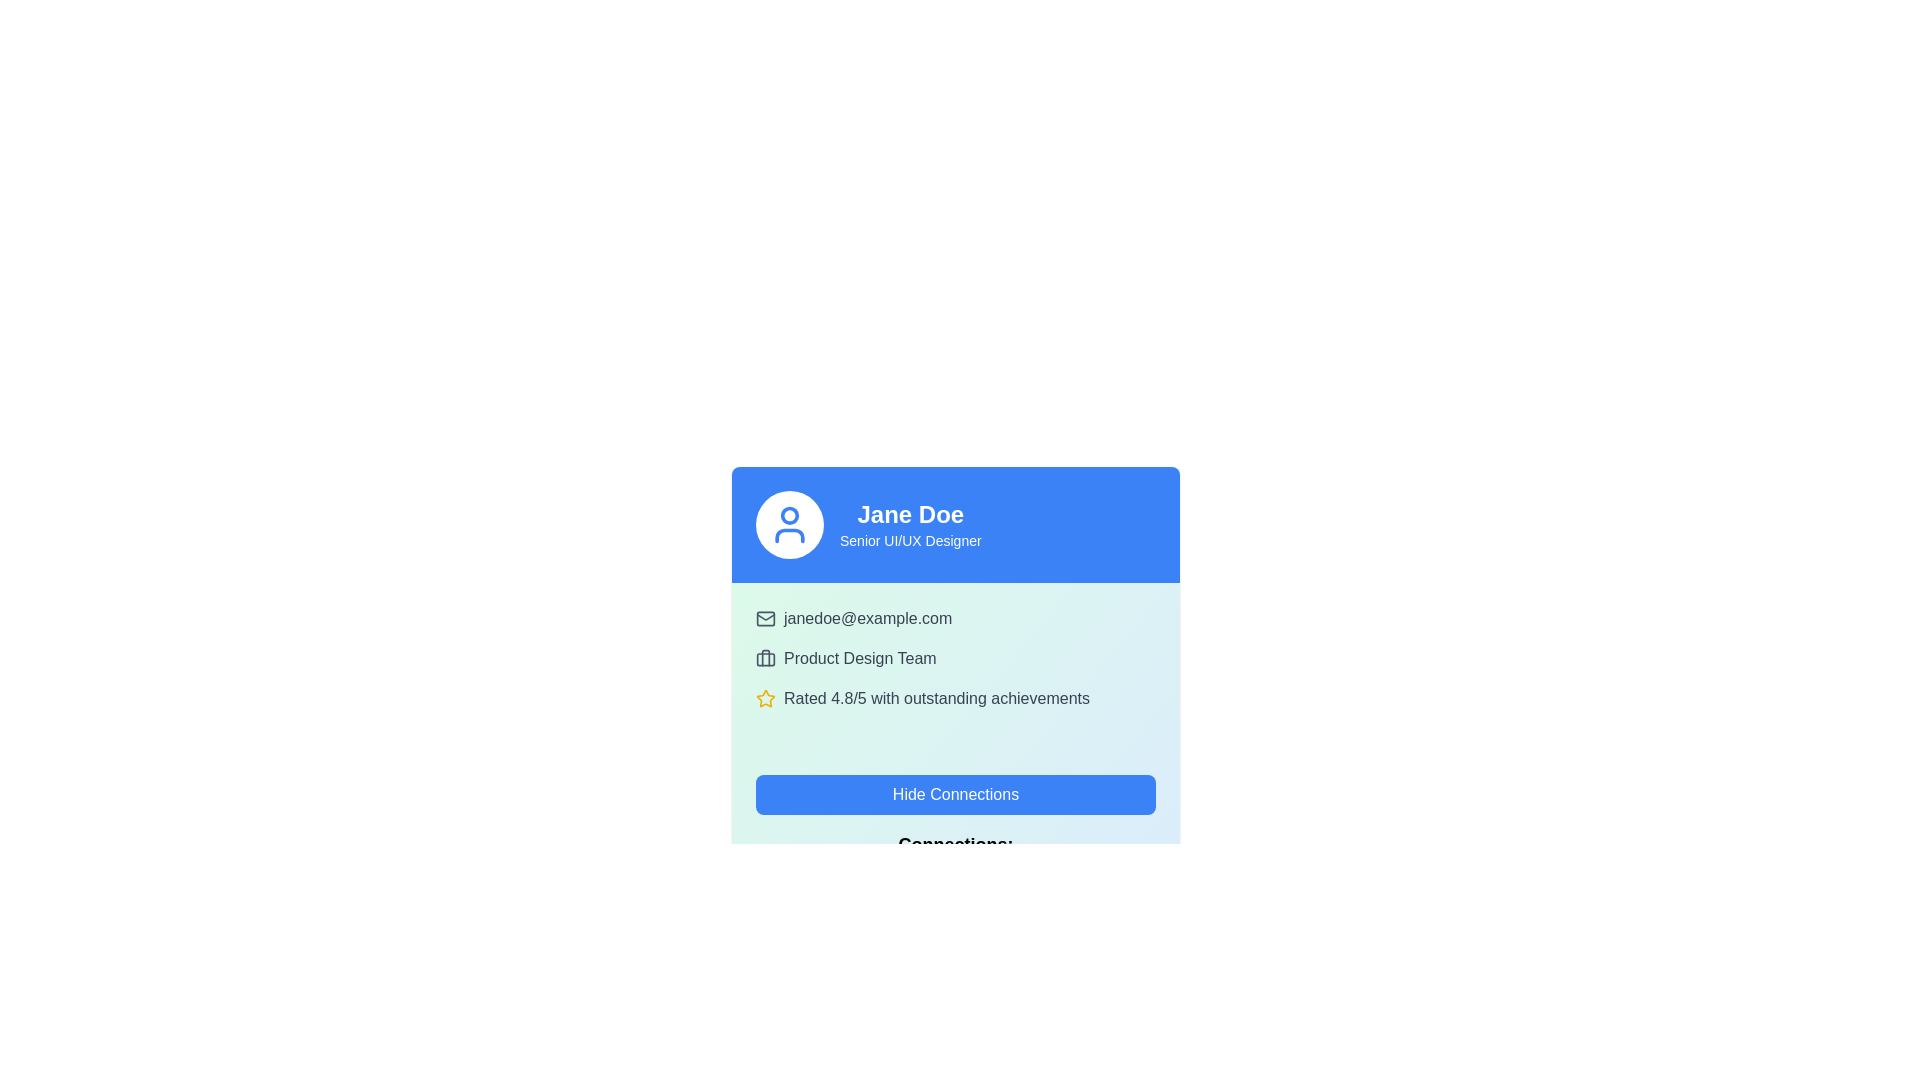 Image resolution: width=1920 pixels, height=1080 pixels. I want to click on the yellow star icon that represents a rating, positioned to the left of the text 'Rated 4.8/5 with outstanding achievements', so click(765, 697).